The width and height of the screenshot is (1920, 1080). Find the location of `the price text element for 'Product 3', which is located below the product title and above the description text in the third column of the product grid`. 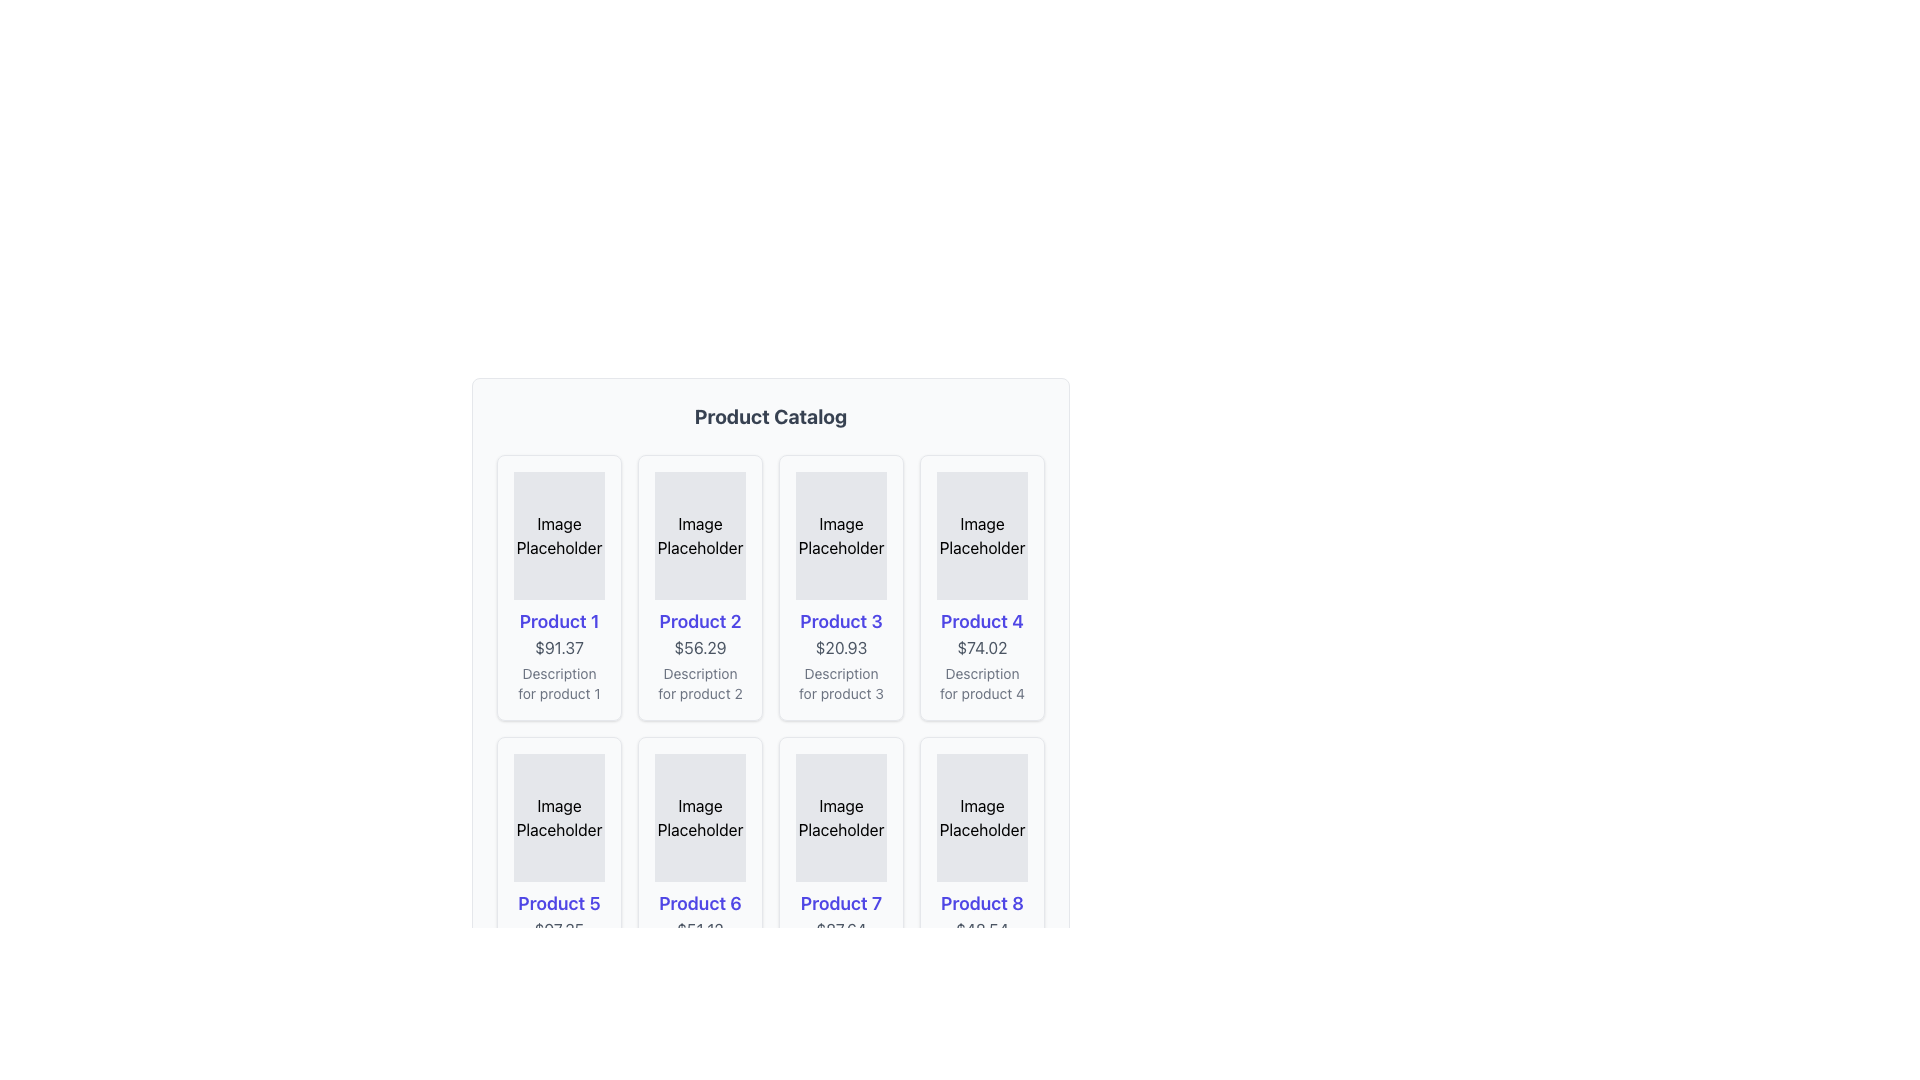

the price text element for 'Product 3', which is located below the product title and above the description text in the third column of the product grid is located at coordinates (841, 648).